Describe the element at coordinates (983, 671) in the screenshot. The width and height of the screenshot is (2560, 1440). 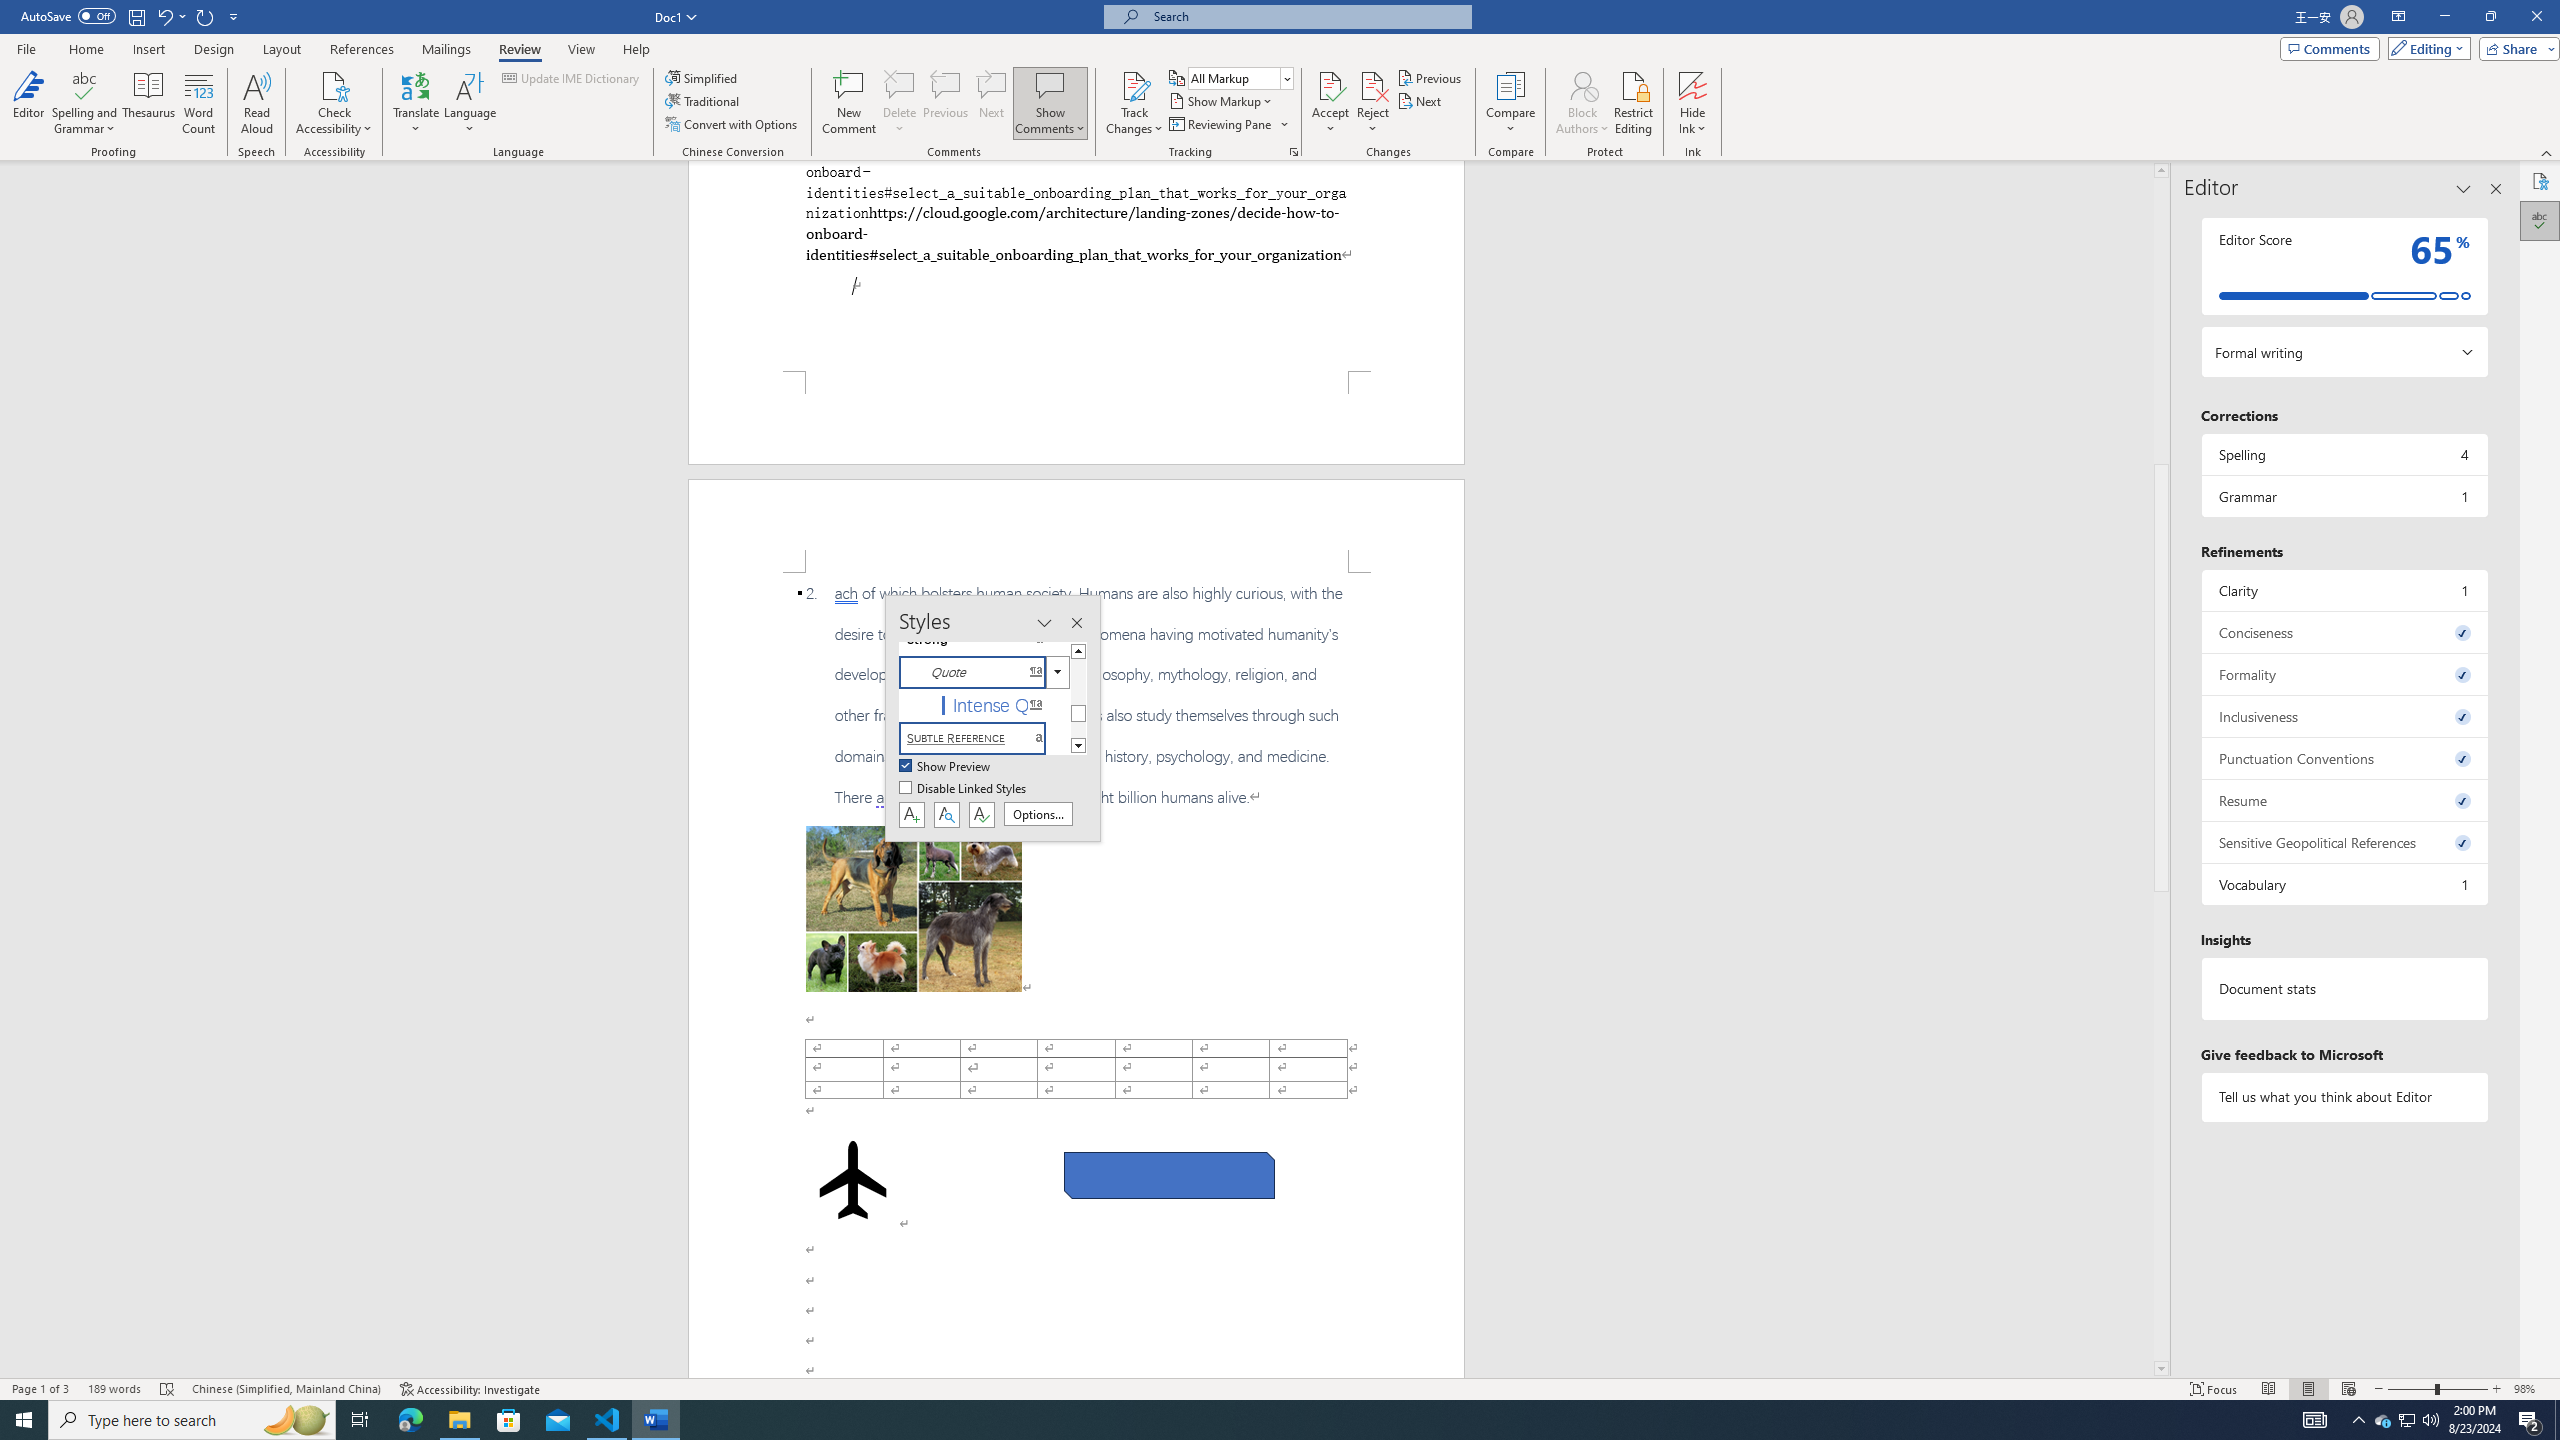
I see `'Quote'` at that location.